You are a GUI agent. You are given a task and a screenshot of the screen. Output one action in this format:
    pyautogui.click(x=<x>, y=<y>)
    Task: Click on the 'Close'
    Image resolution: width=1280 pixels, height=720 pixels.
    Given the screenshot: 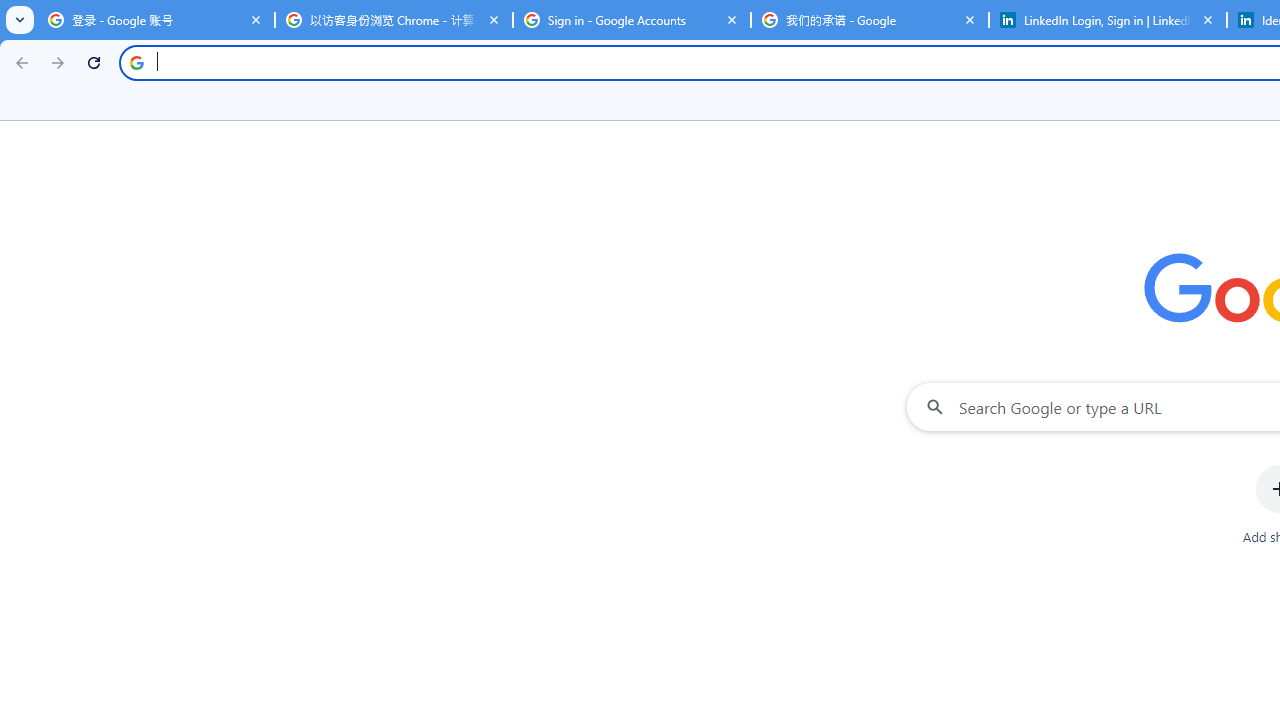 What is the action you would take?
    pyautogui.click(x=1207, y=19)
    